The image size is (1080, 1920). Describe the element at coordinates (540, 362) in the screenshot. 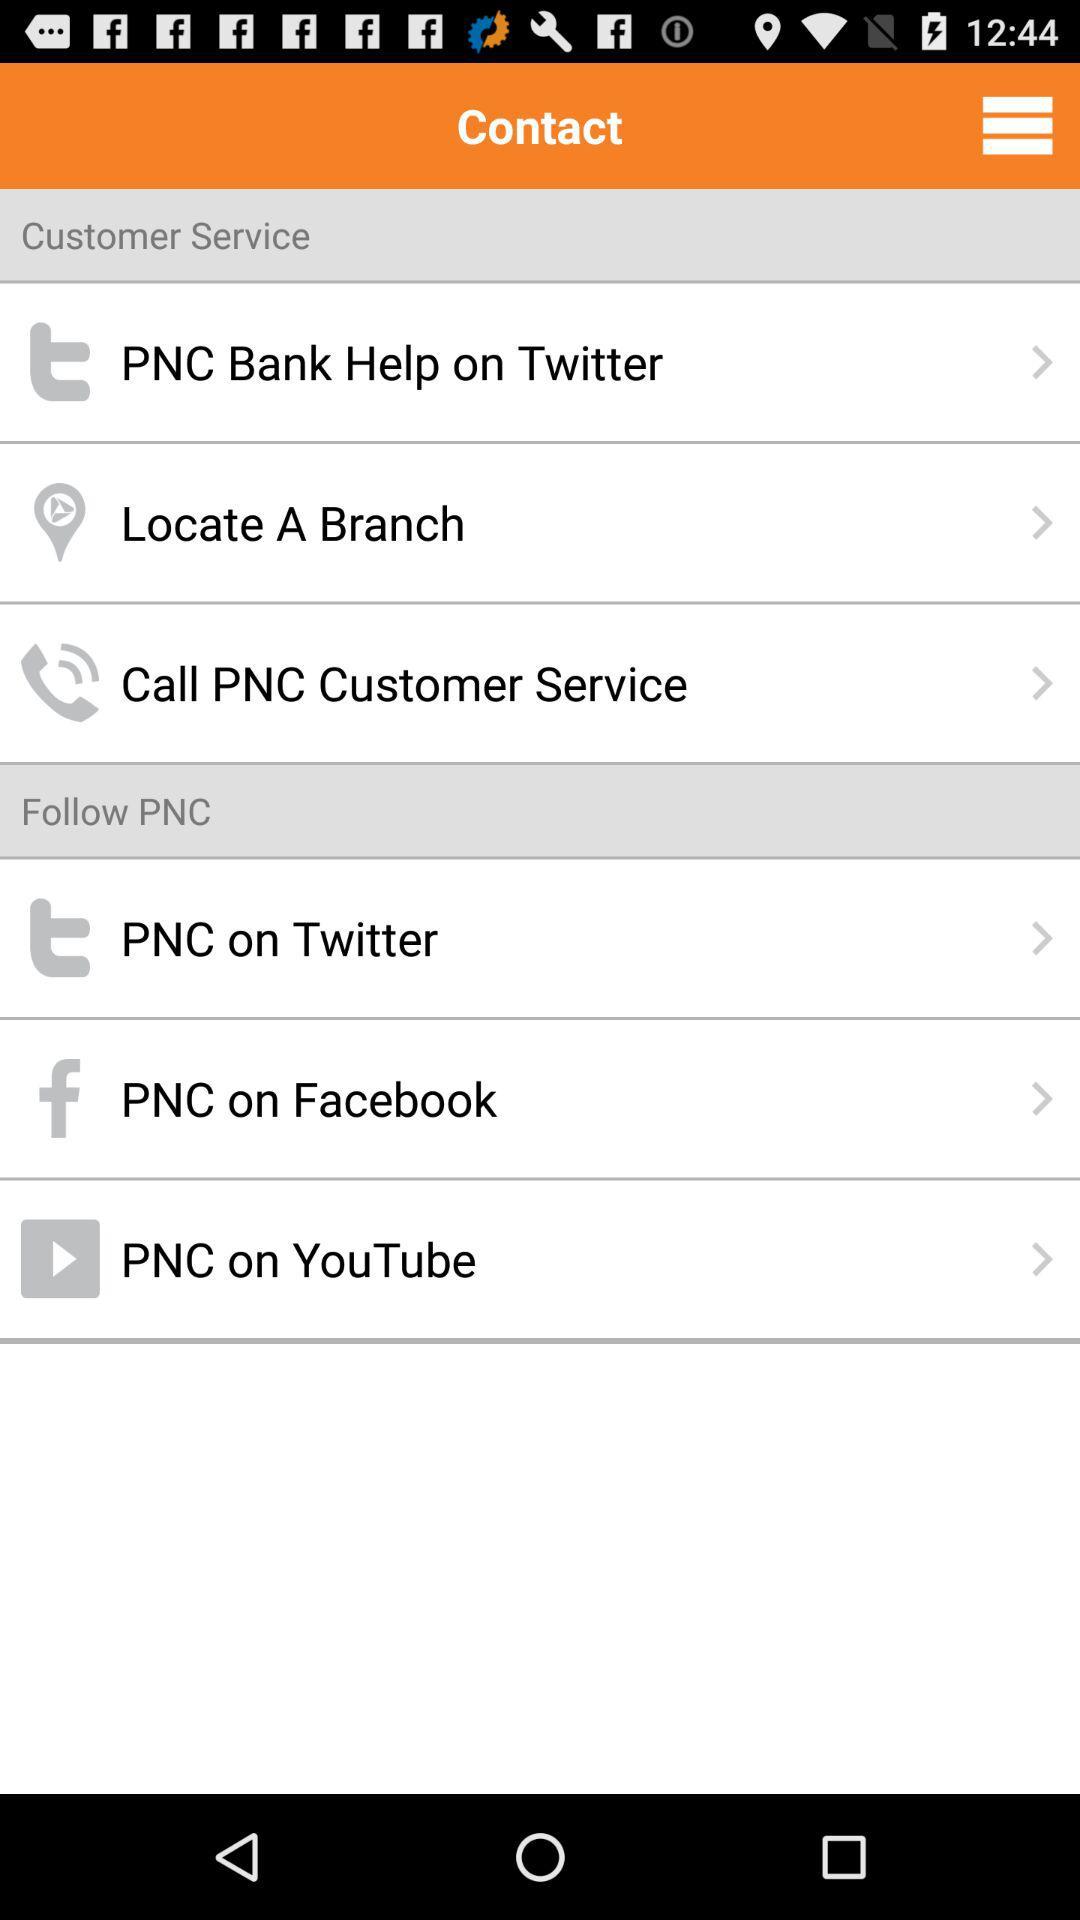

I see `the pnc bank help icon` at that location.